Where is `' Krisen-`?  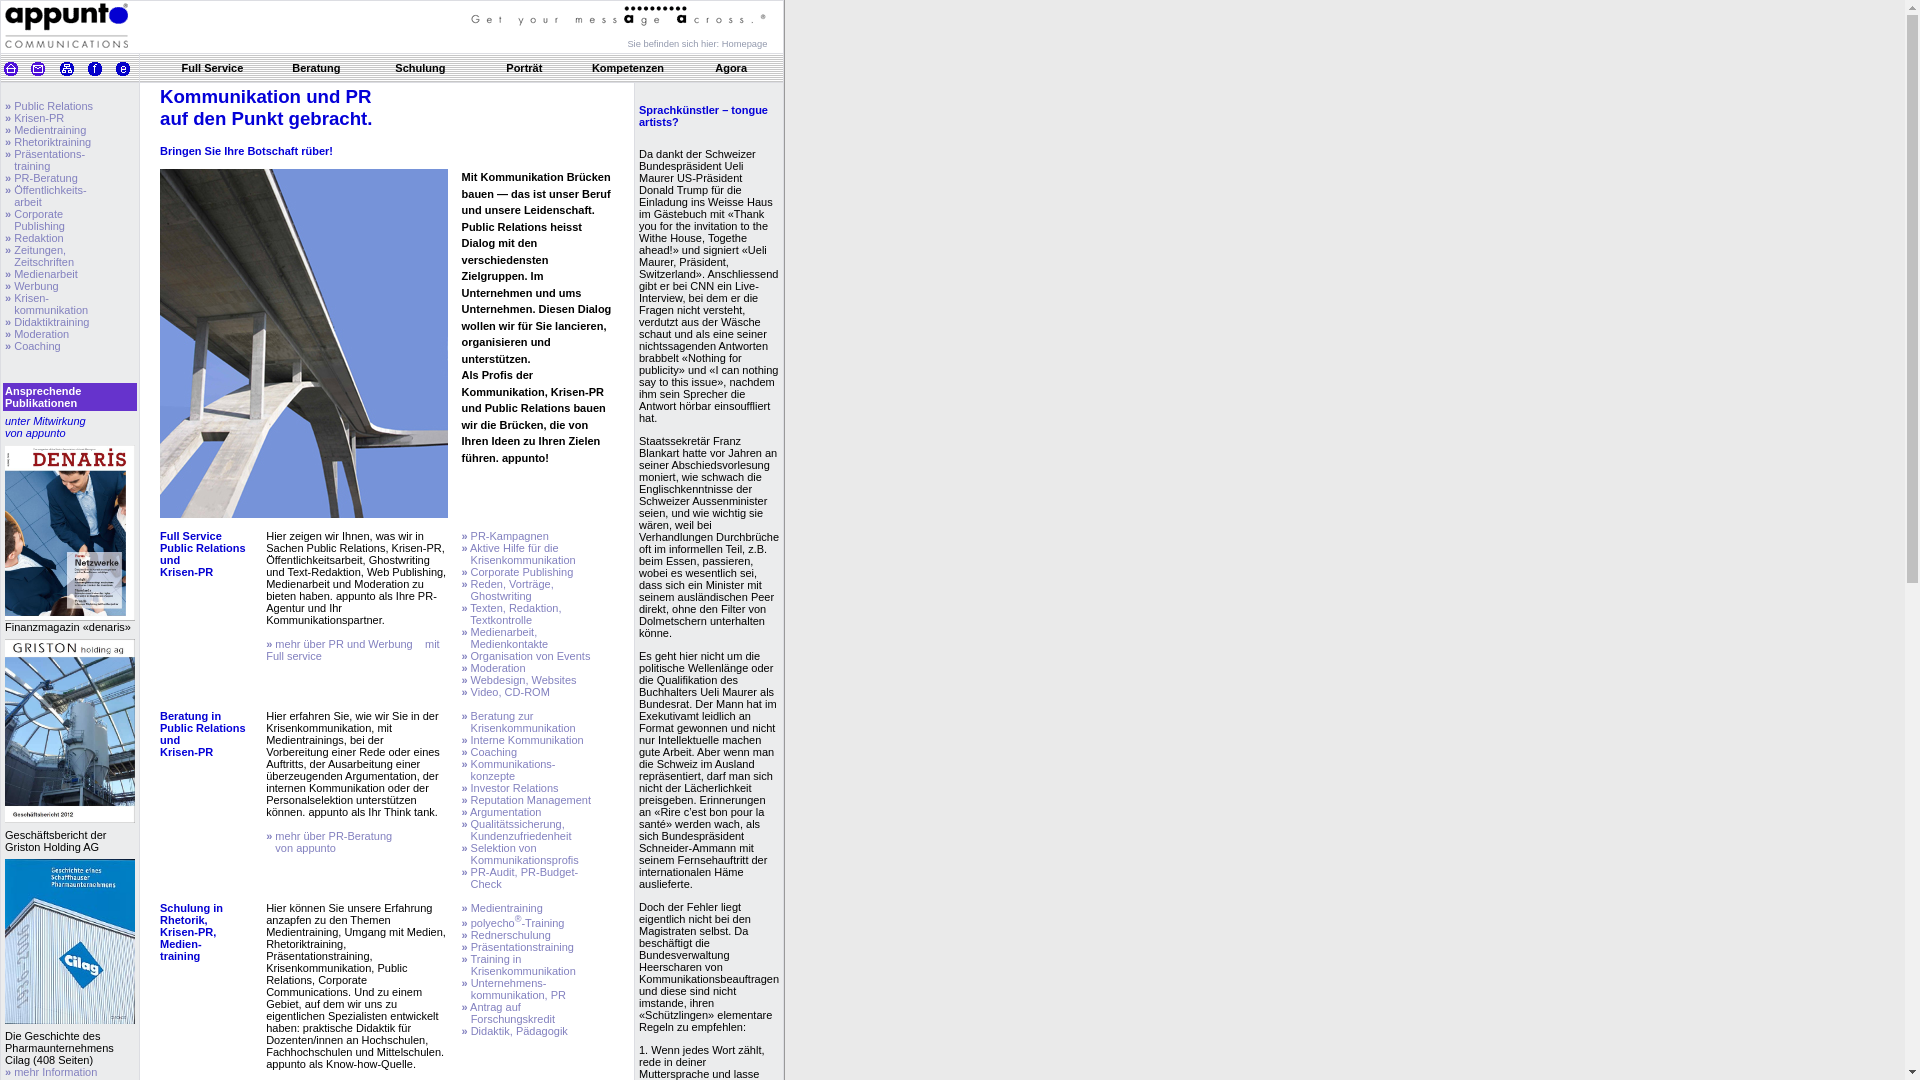
' Krisen- is located at coordinates (46, 304).